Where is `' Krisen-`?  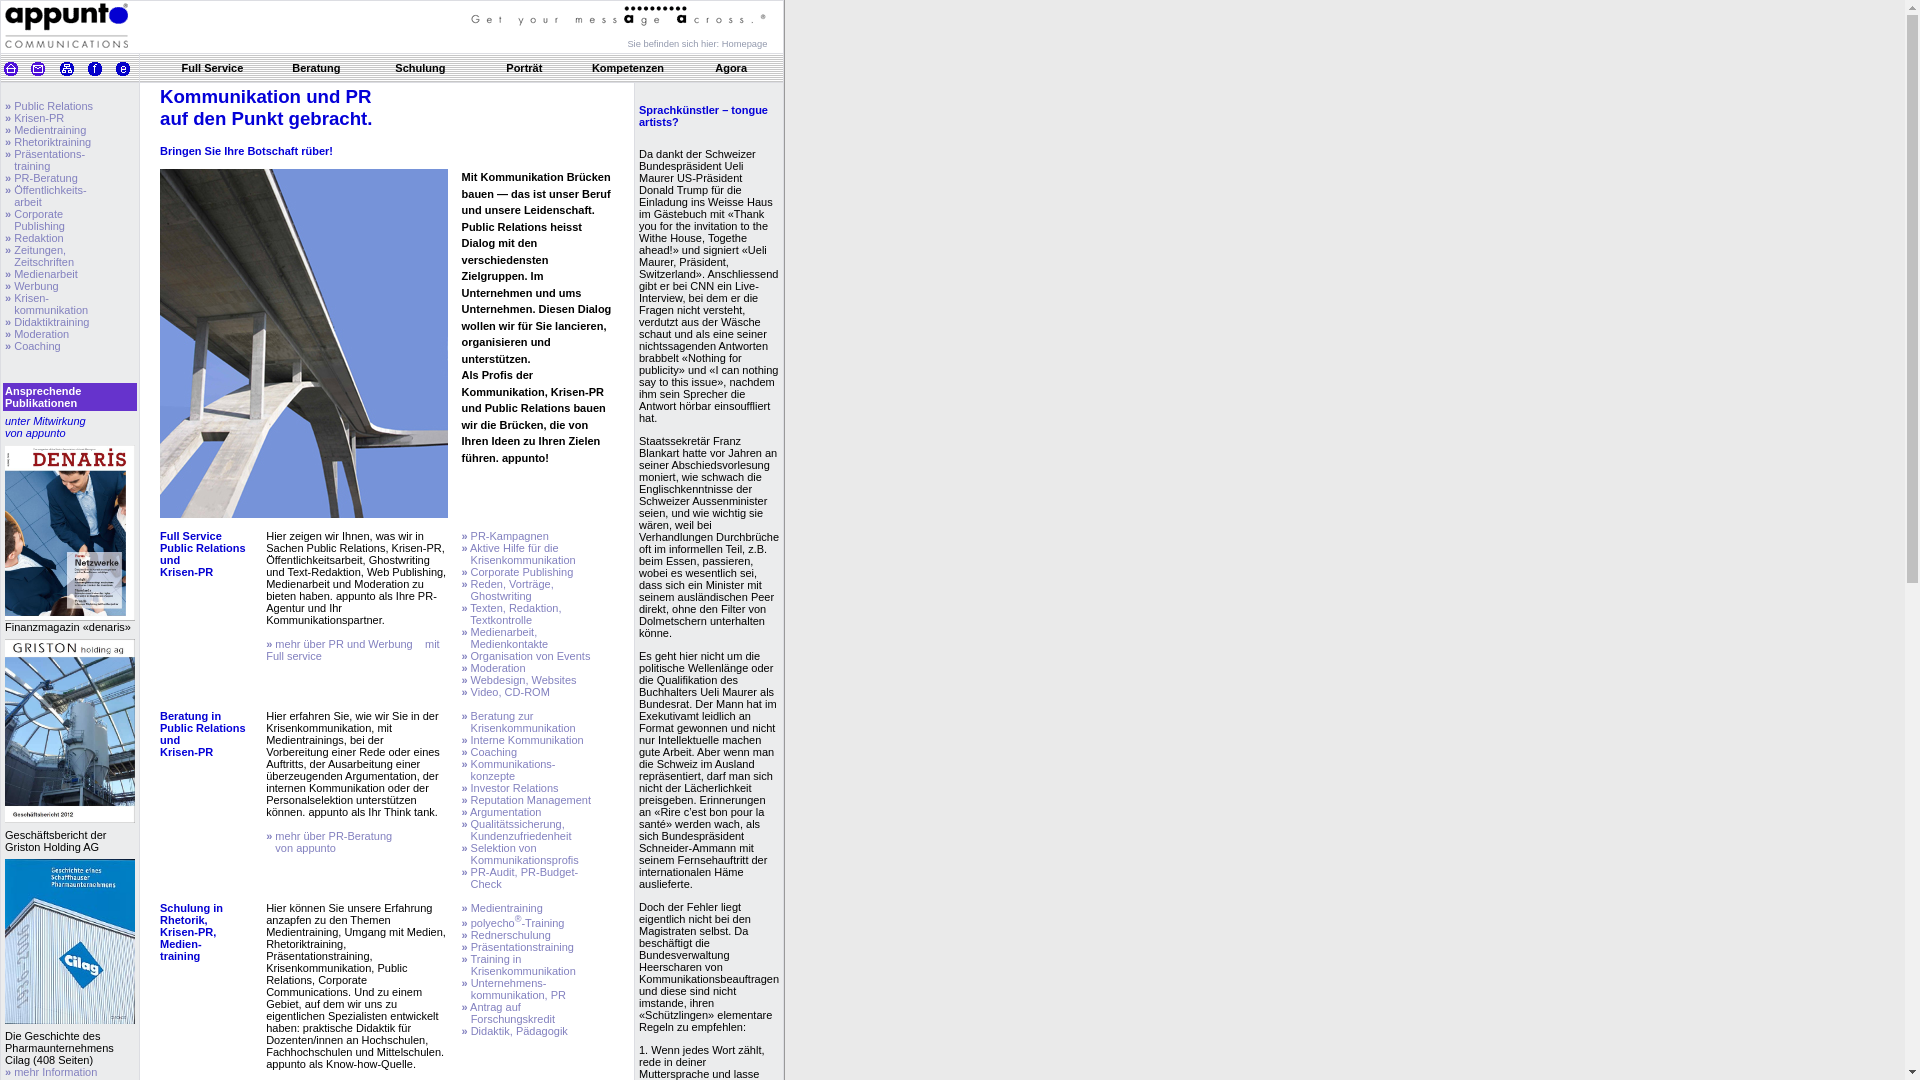
' Krisen- is located at coordinates (46, 304).